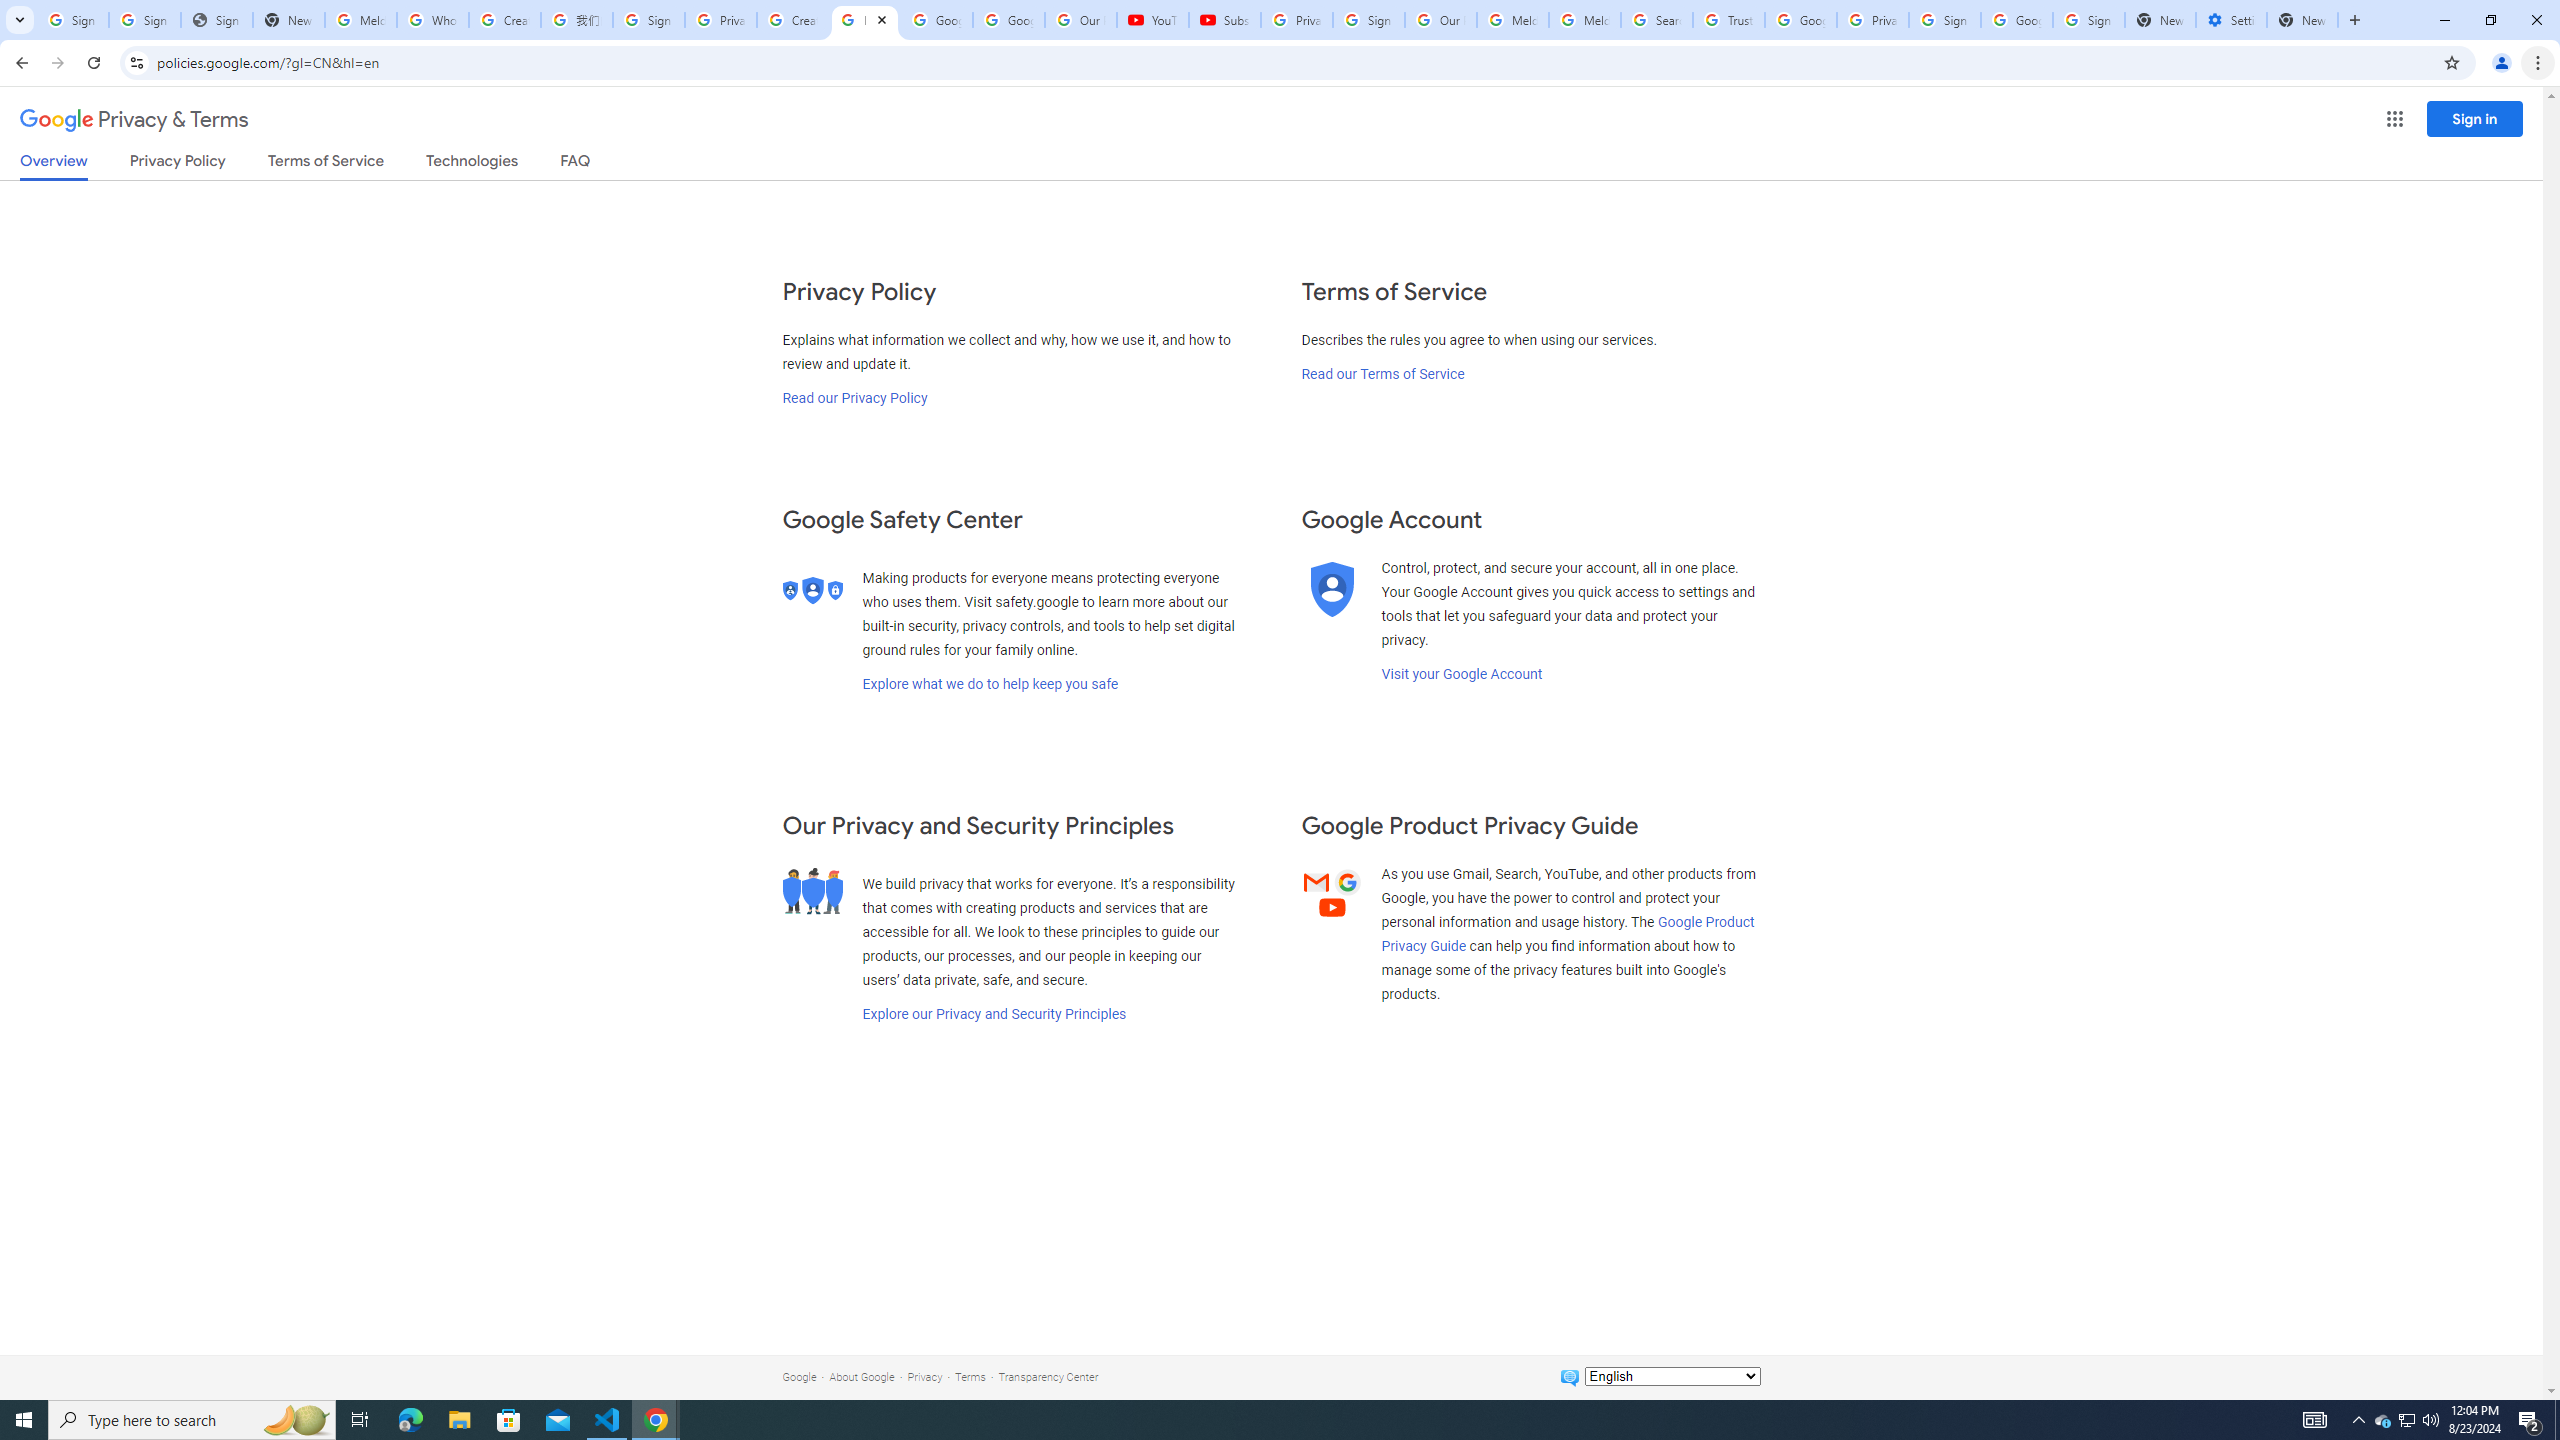 The height and width of the screenshot is (1440, 2560). Describe the element at coordinates (861, 1376) in the screenshot. I see `'About Google'` at that location.